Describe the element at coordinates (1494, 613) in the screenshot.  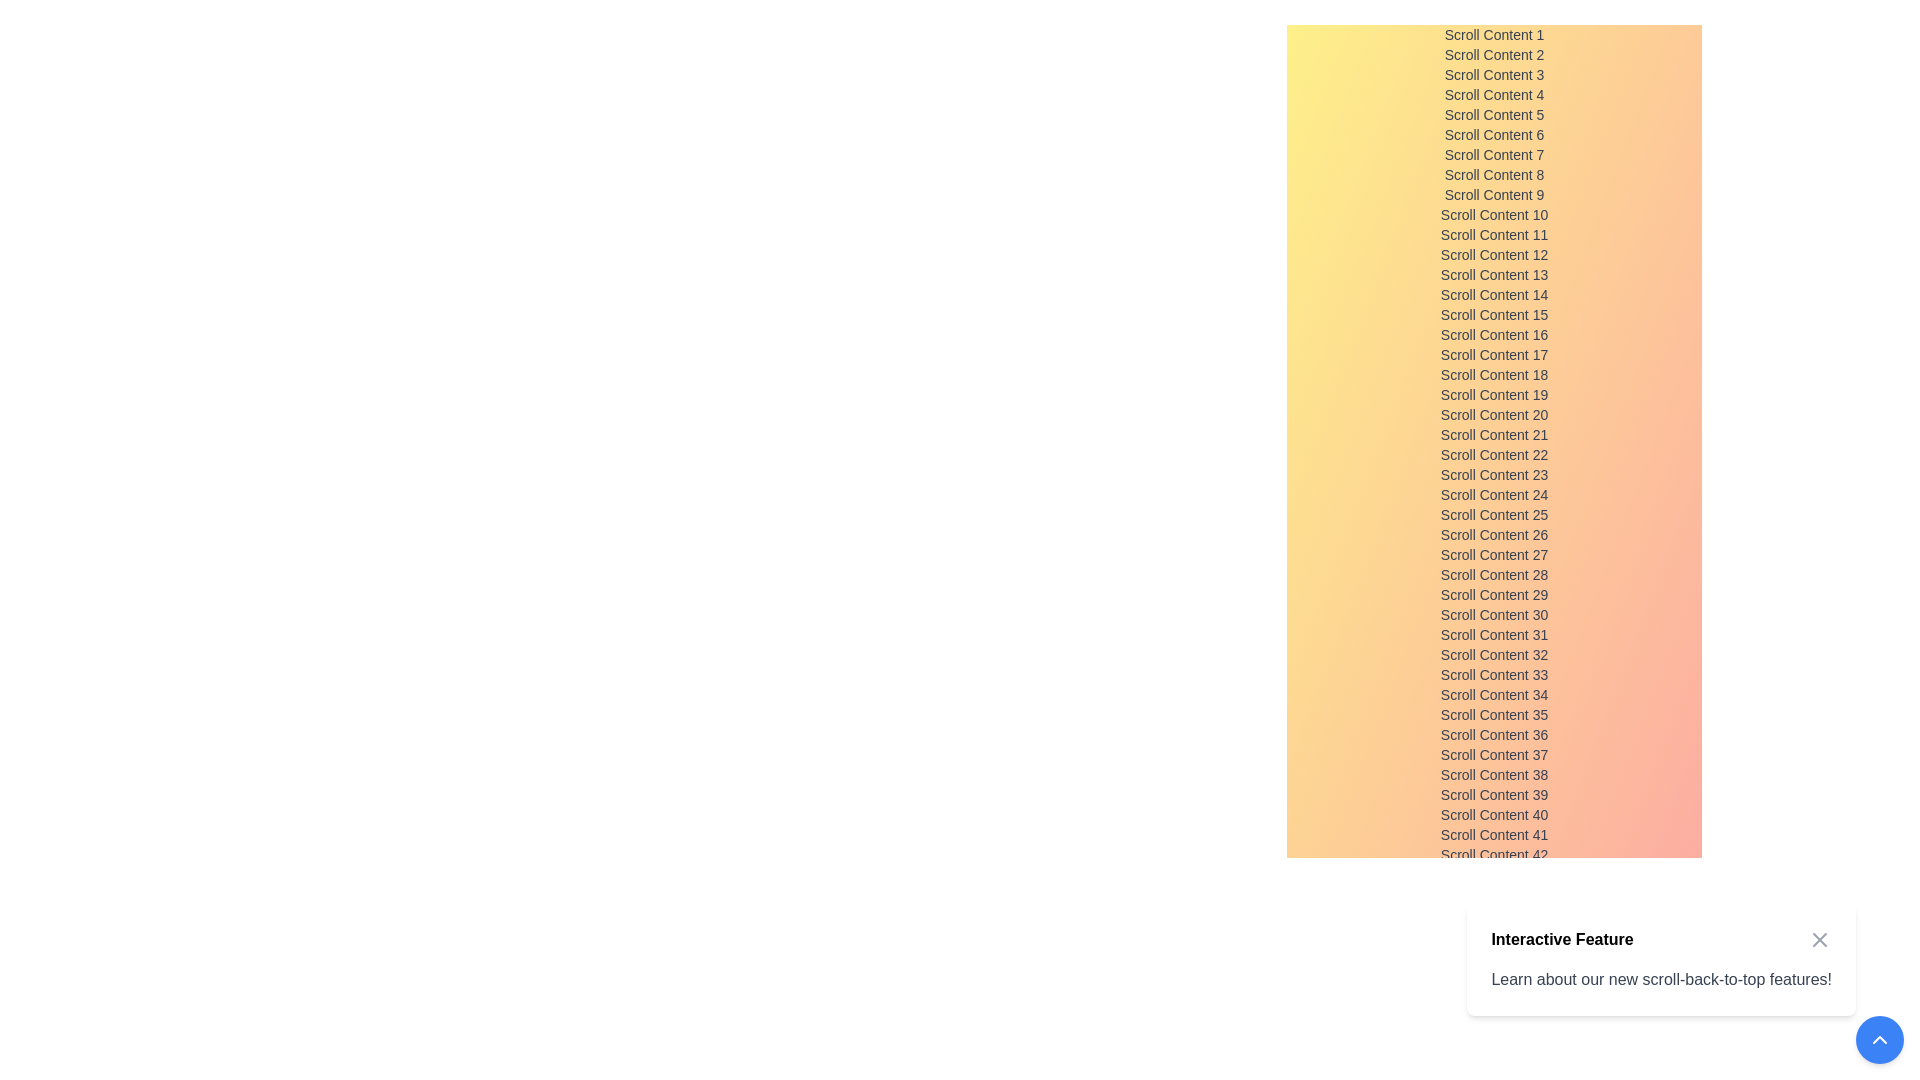
I see `the 30th static text label in the lower-middle portion of the scrollable list` at that location.